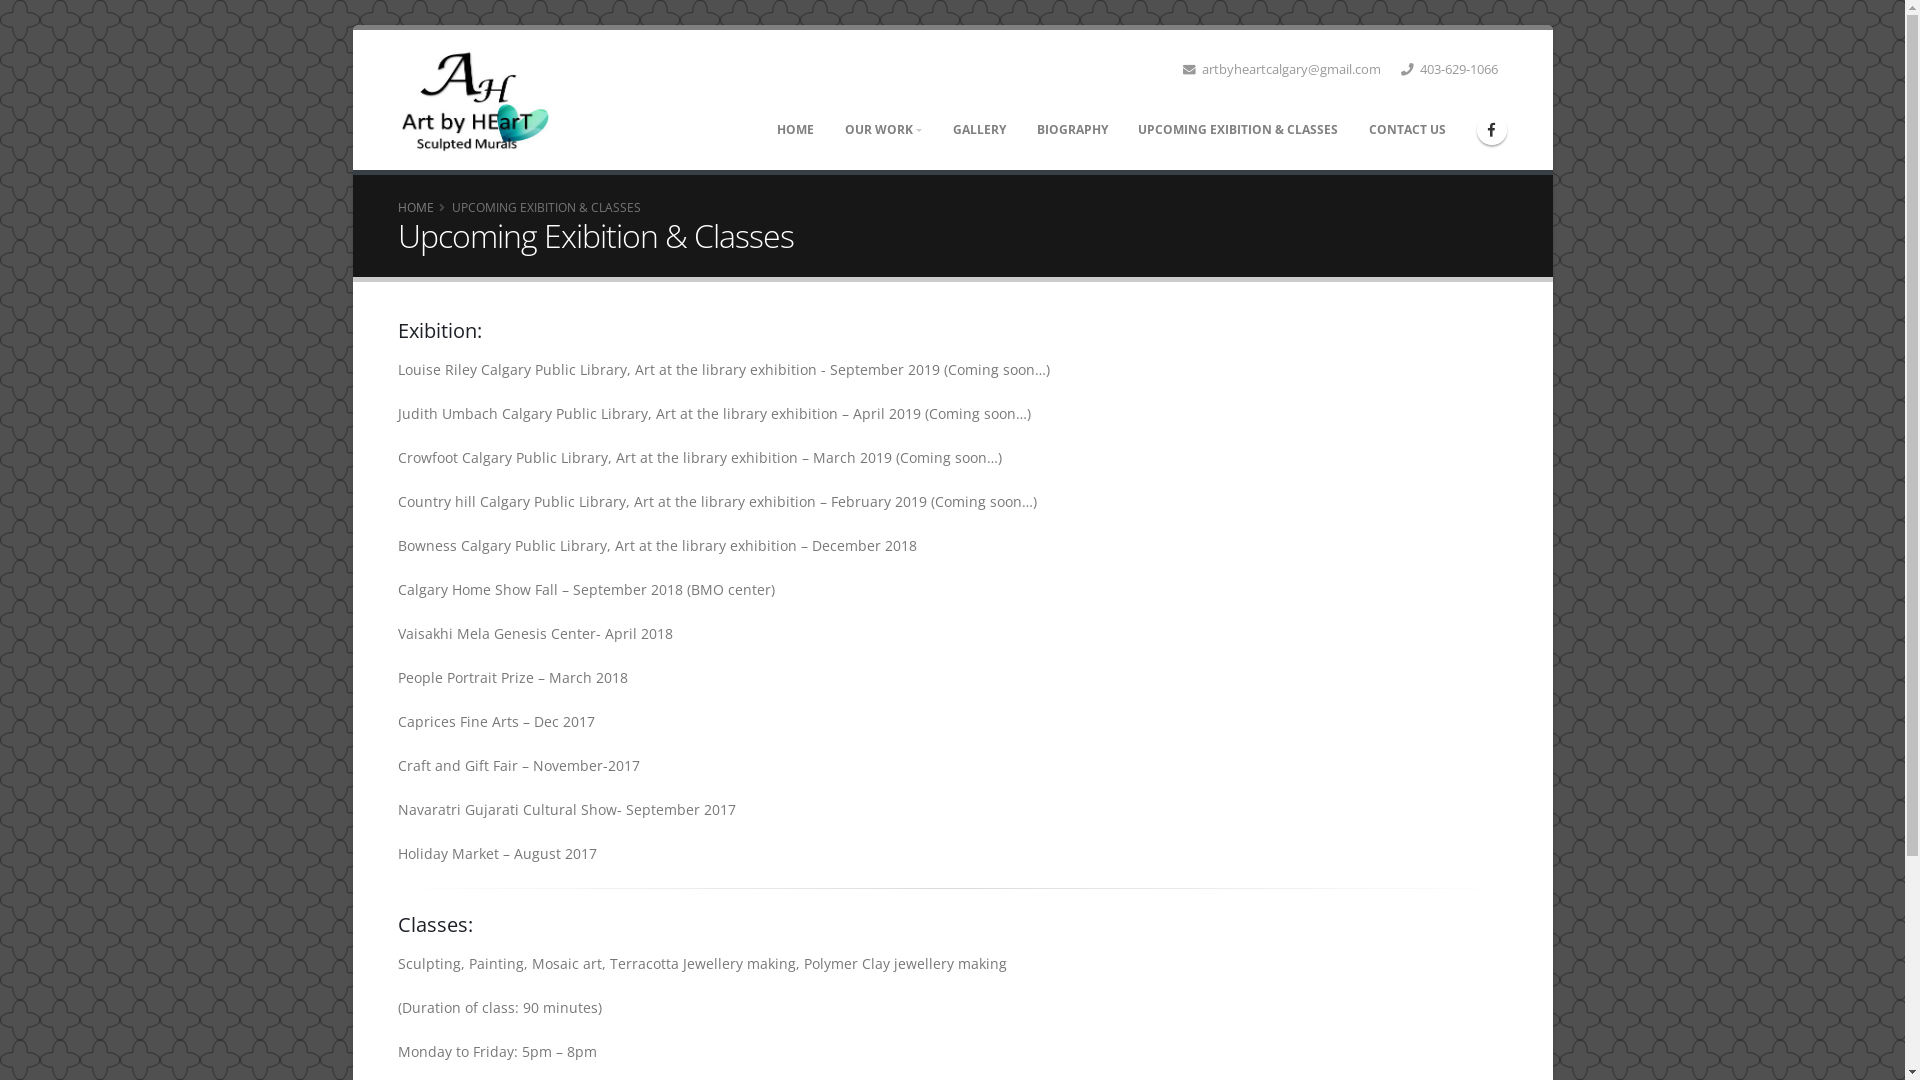 The image size is (1920, 1080). Describe the element at coordinates (1022, 130) in the screenshot. I see `'BIOGRAPHY'` at that location.